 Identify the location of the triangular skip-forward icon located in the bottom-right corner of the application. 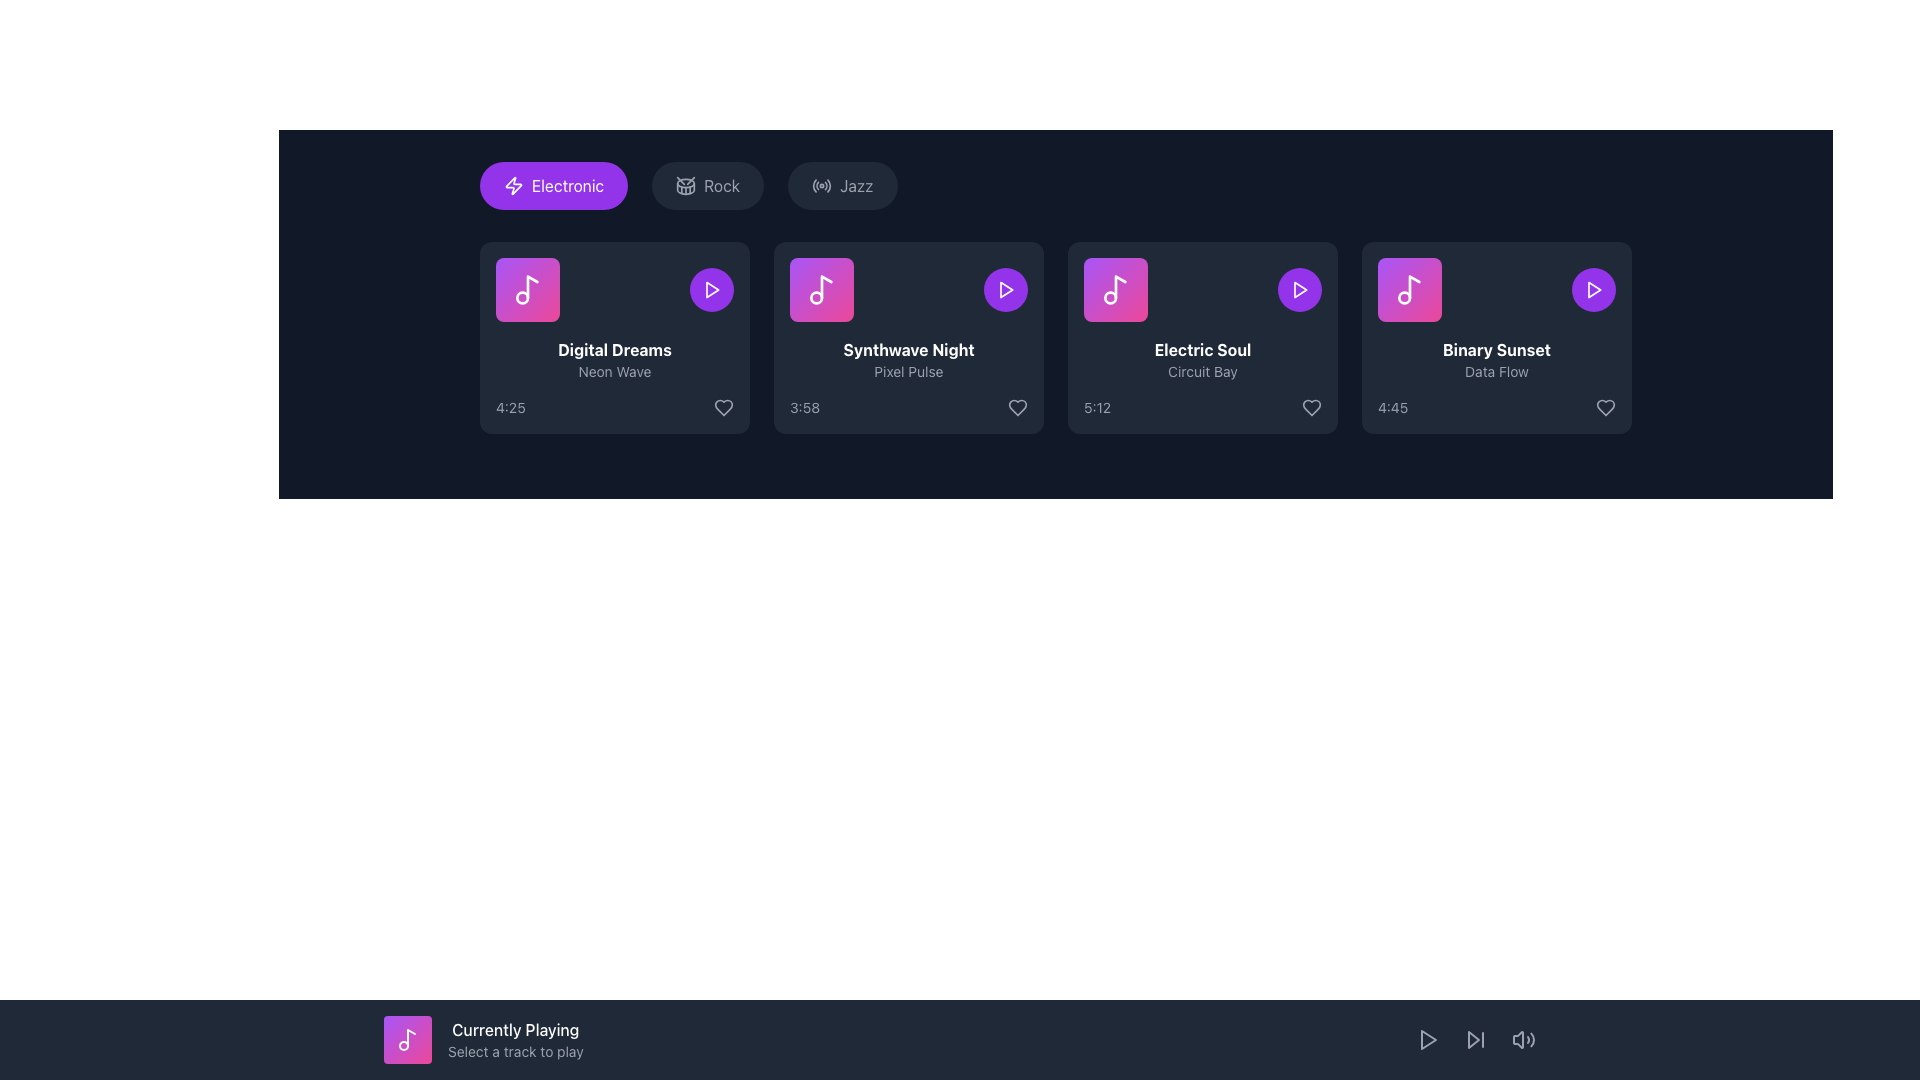
(1473, 1039).